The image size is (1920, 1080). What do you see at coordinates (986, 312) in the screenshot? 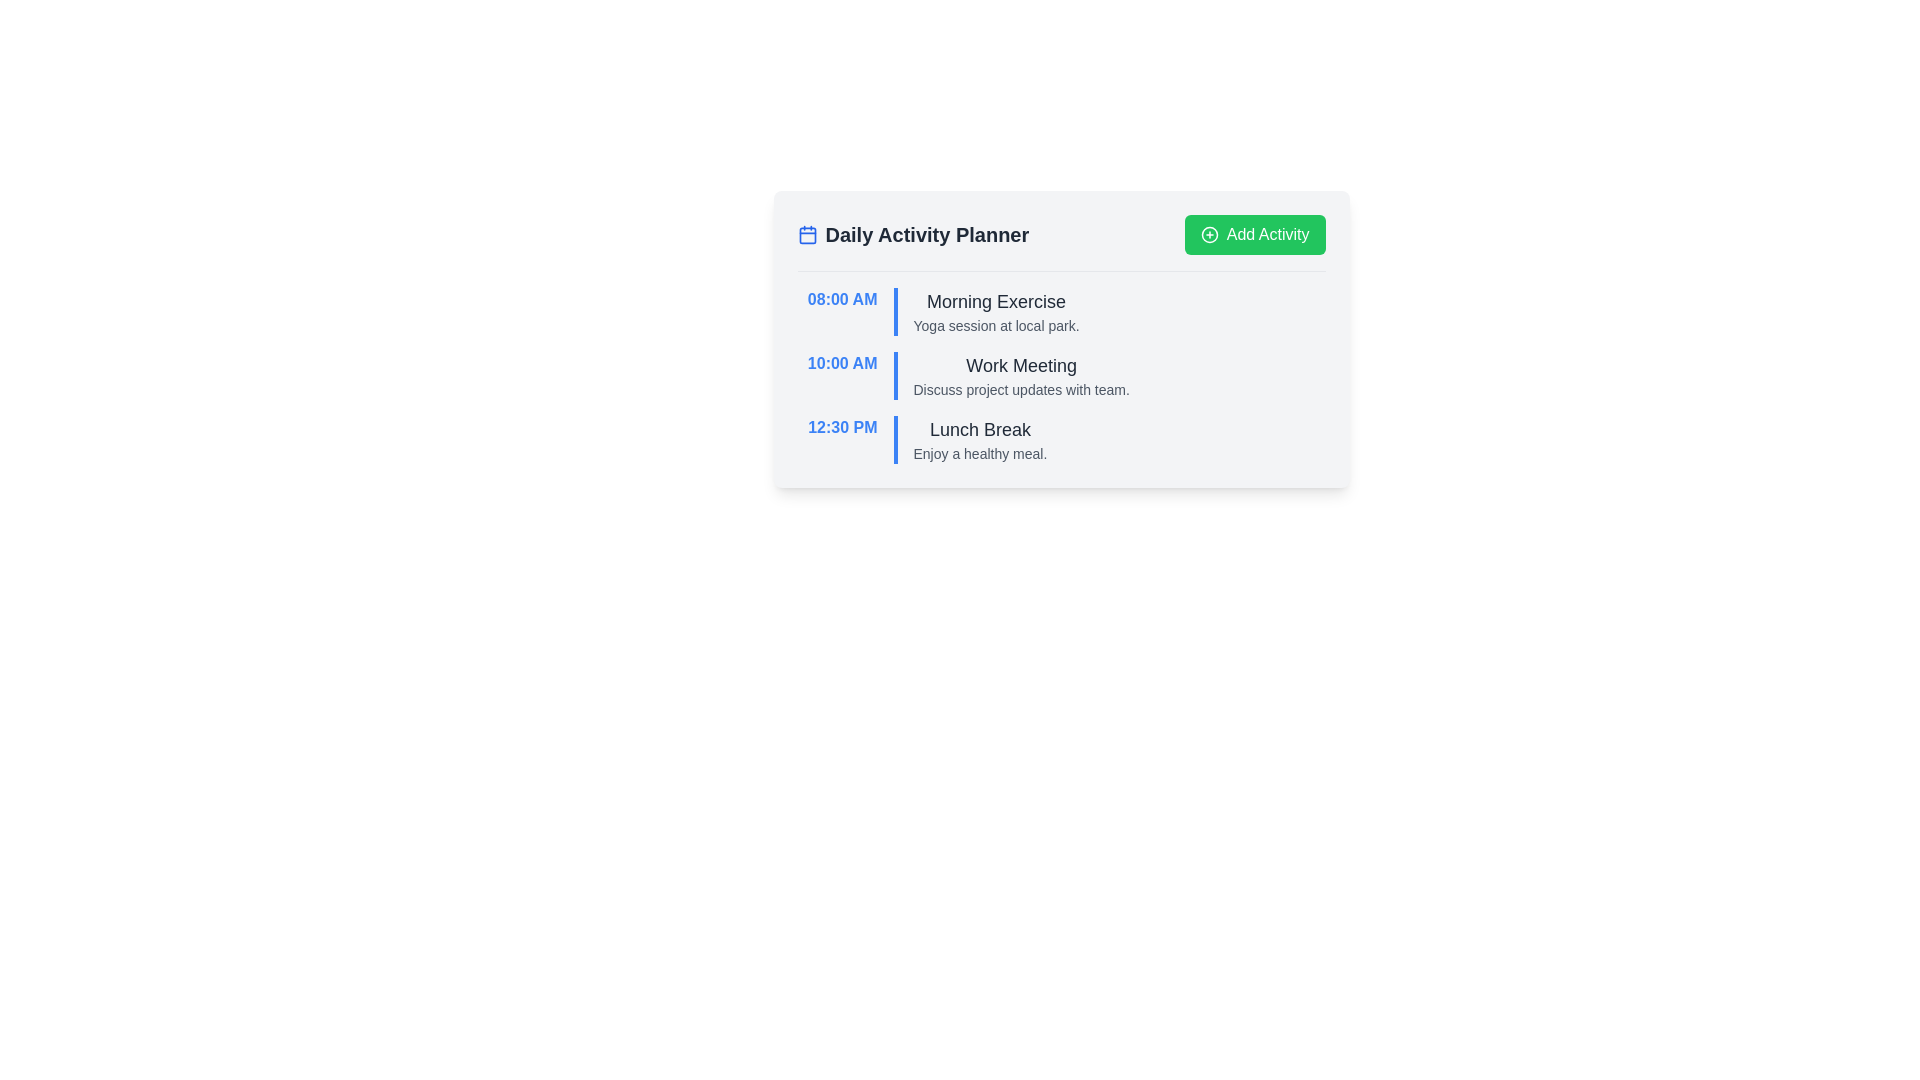
I see `the Text Display element that informs about the planned activity 'Morning Exercise', located in the second column next to '08:00 AM' and above '10:00 AM'` at bounding box center [986, 312].